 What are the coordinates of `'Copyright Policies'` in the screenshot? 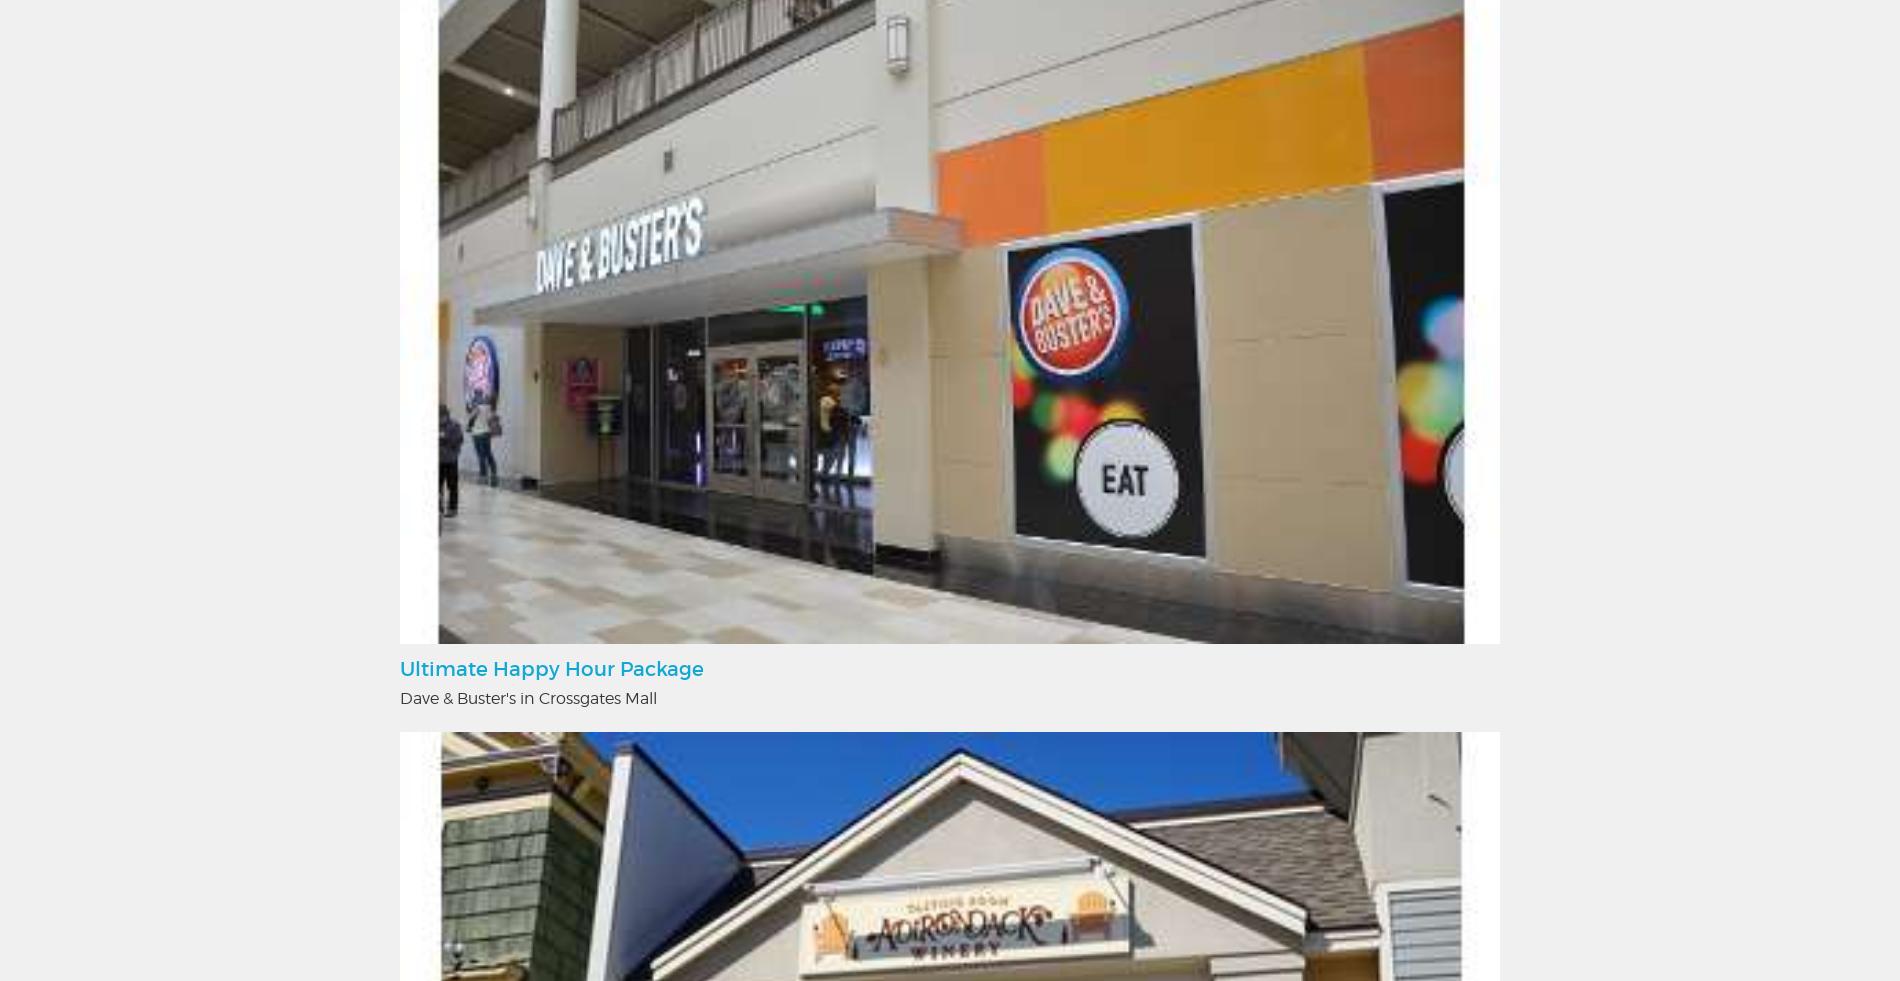 It's located at (1063, 304).